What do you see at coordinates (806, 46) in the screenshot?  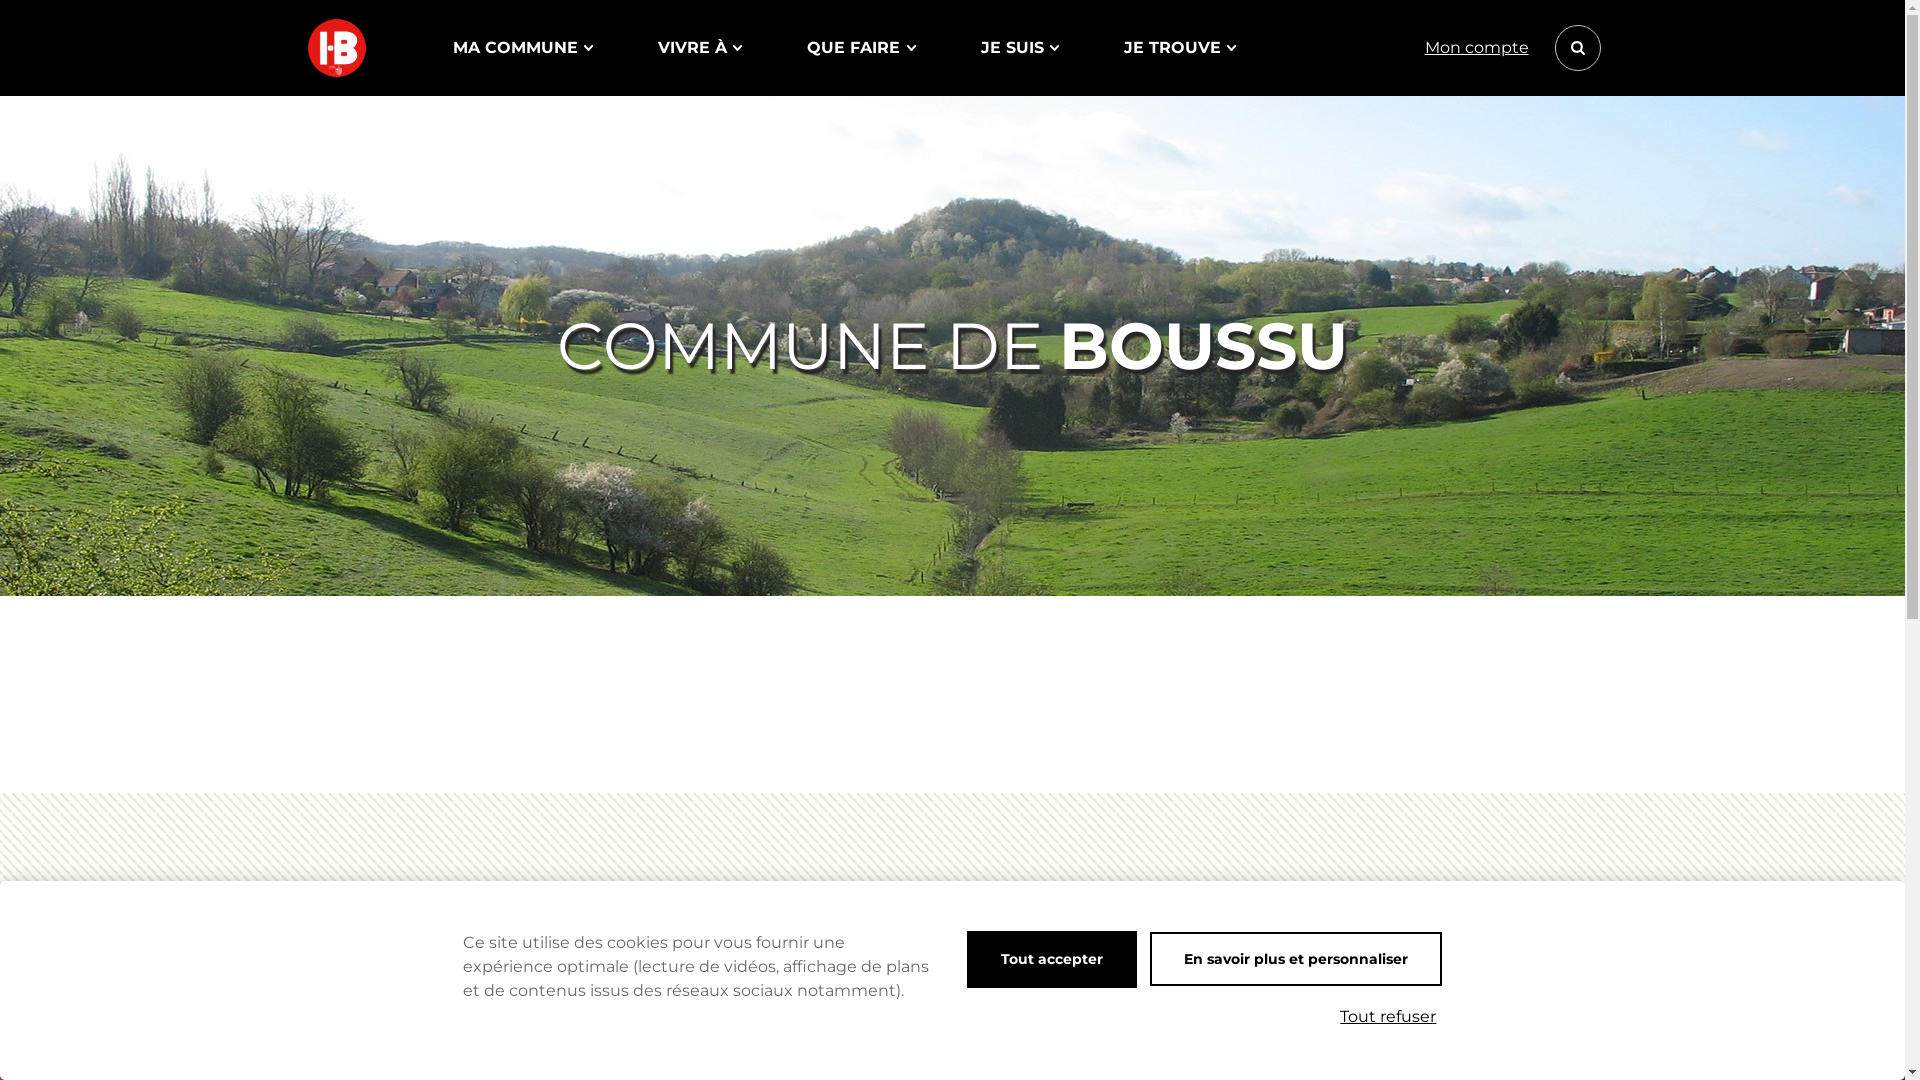 I see `'QUE FAIRE'` at bounding box center [806, 46].